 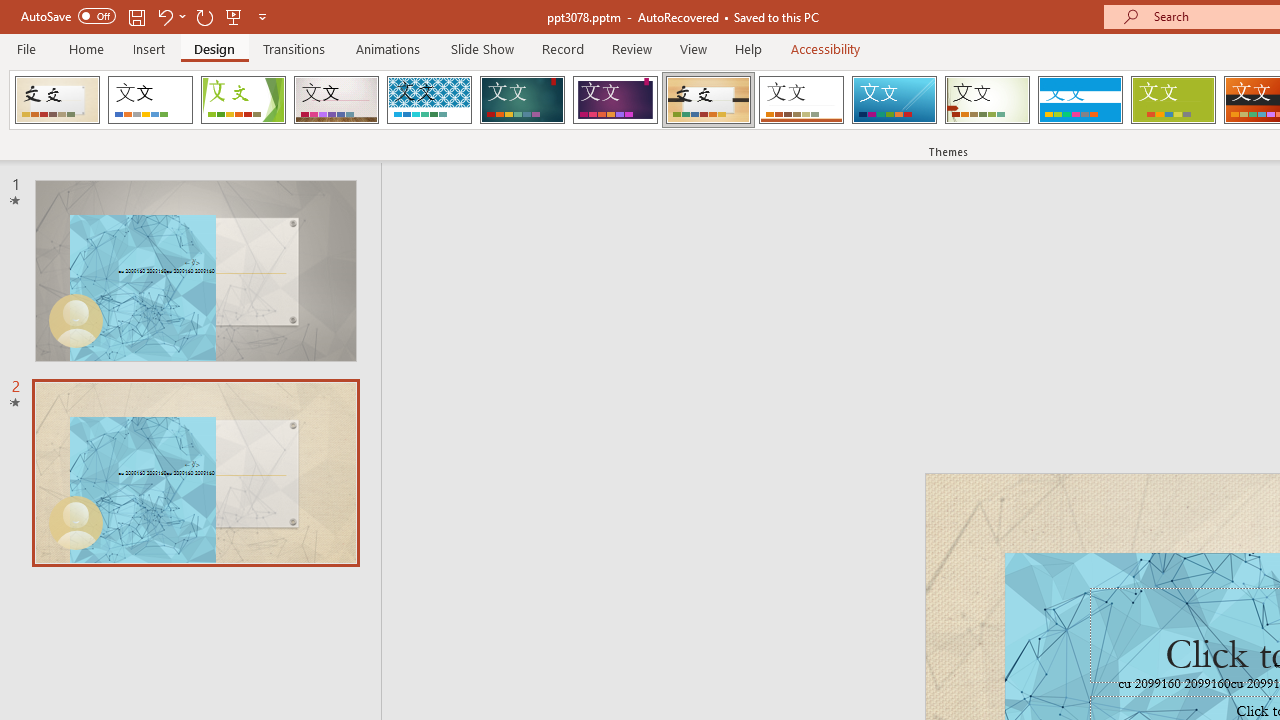 What do you see at coordinates (893, 100) in the screenshot?
I see `'Slice'` at bounding box center [893, 100].